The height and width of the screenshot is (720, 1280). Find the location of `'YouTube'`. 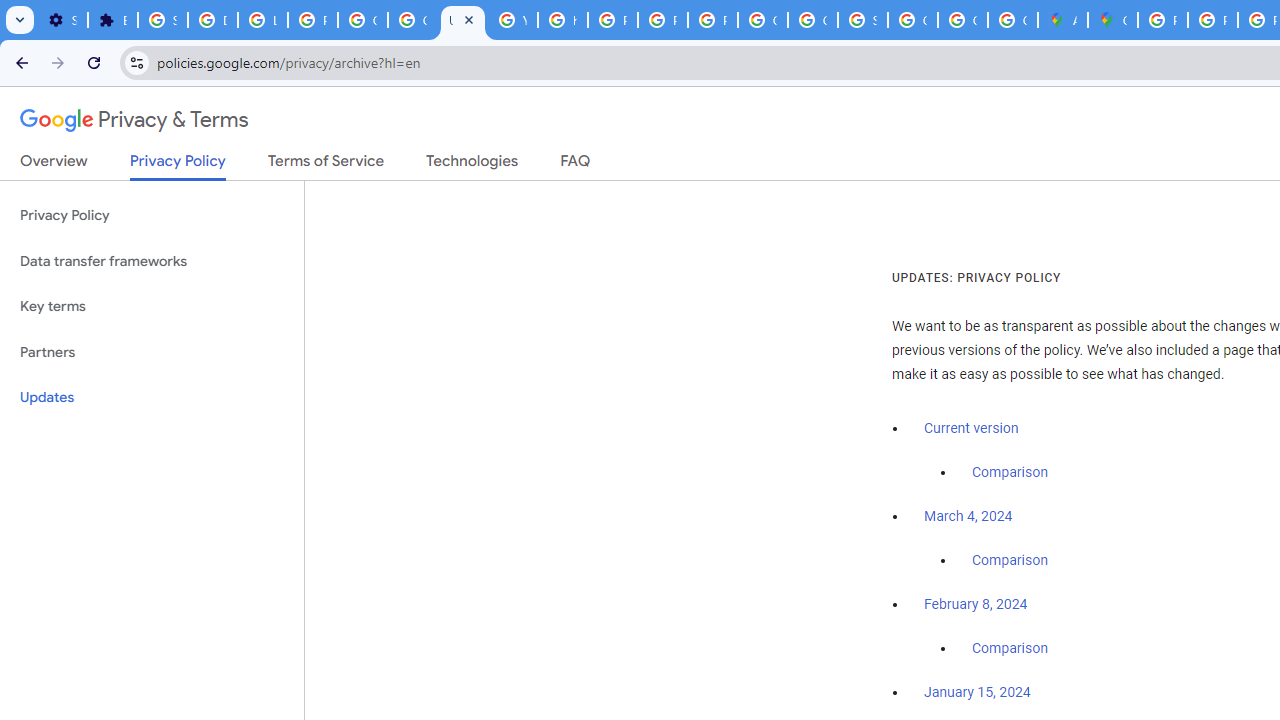

'YouTube' is located at coordinates (512, 20).